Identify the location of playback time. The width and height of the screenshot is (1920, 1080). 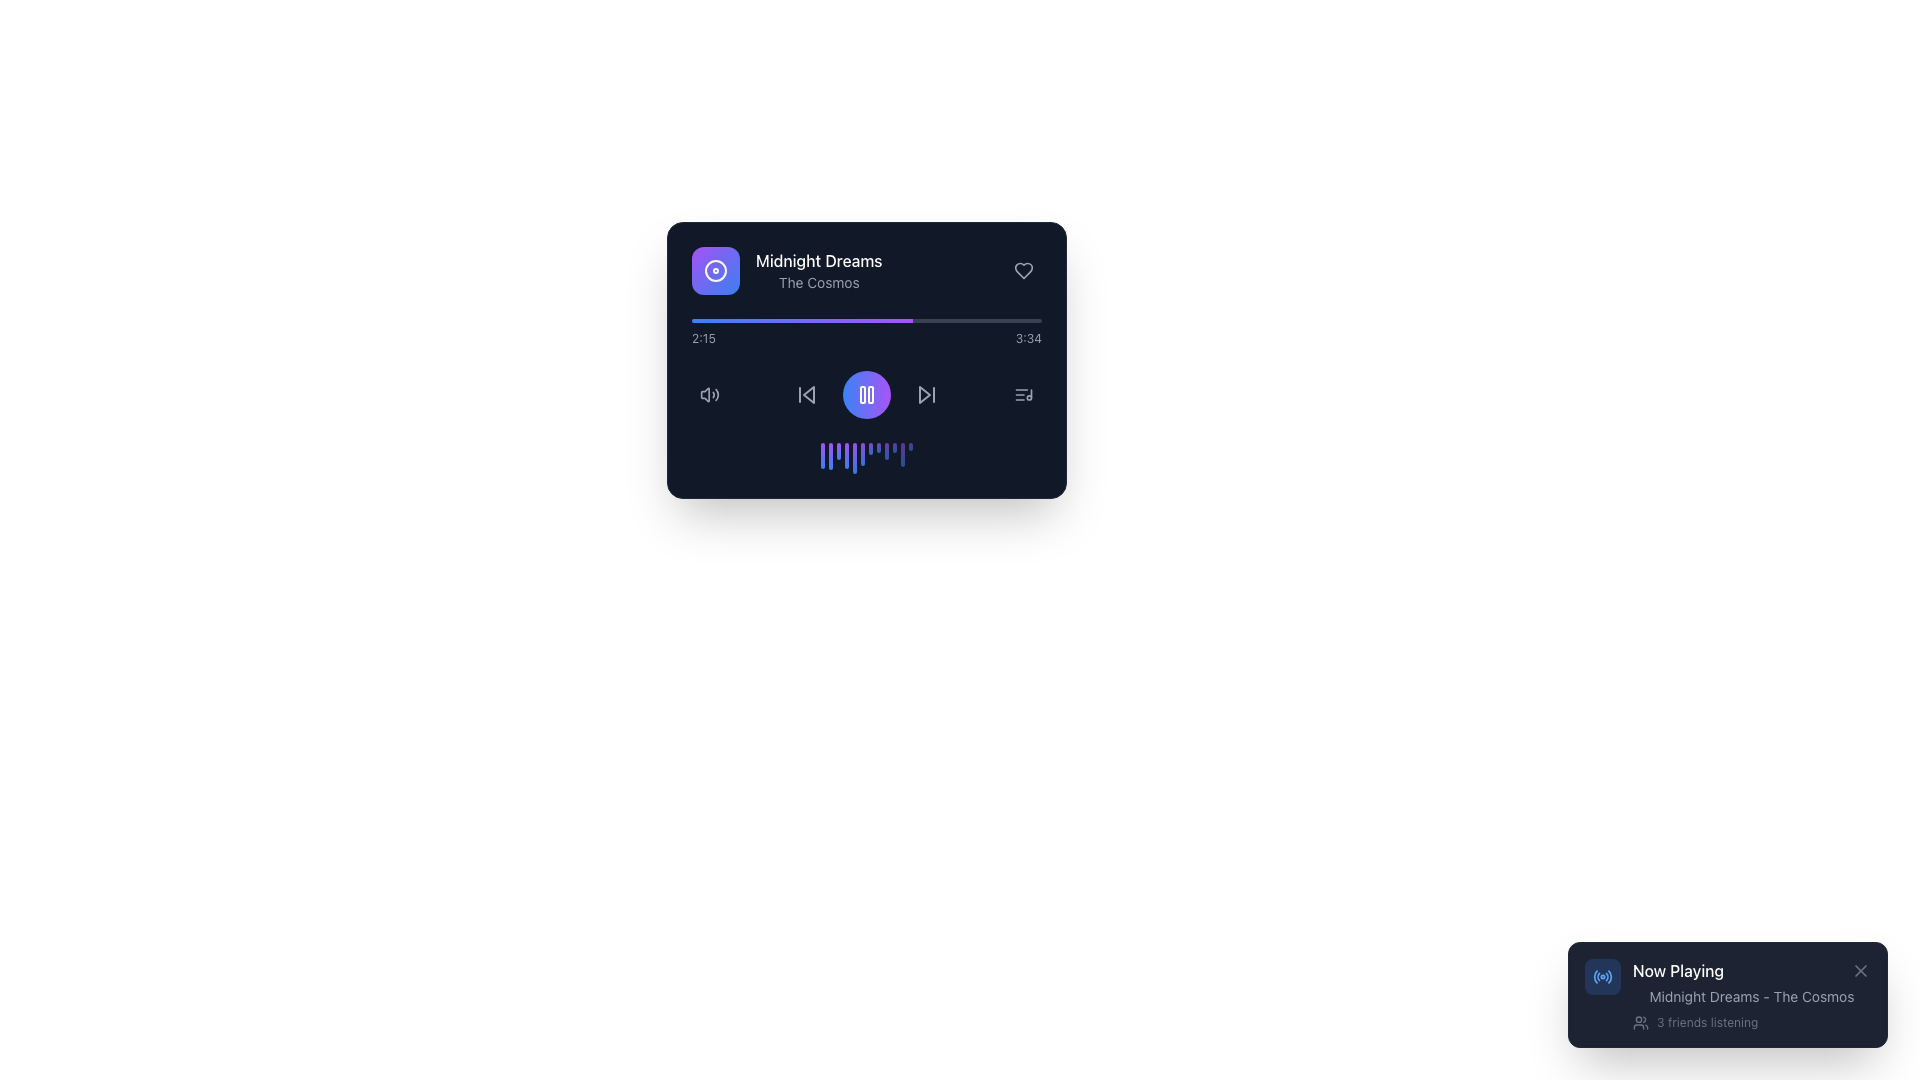
(761, 319).